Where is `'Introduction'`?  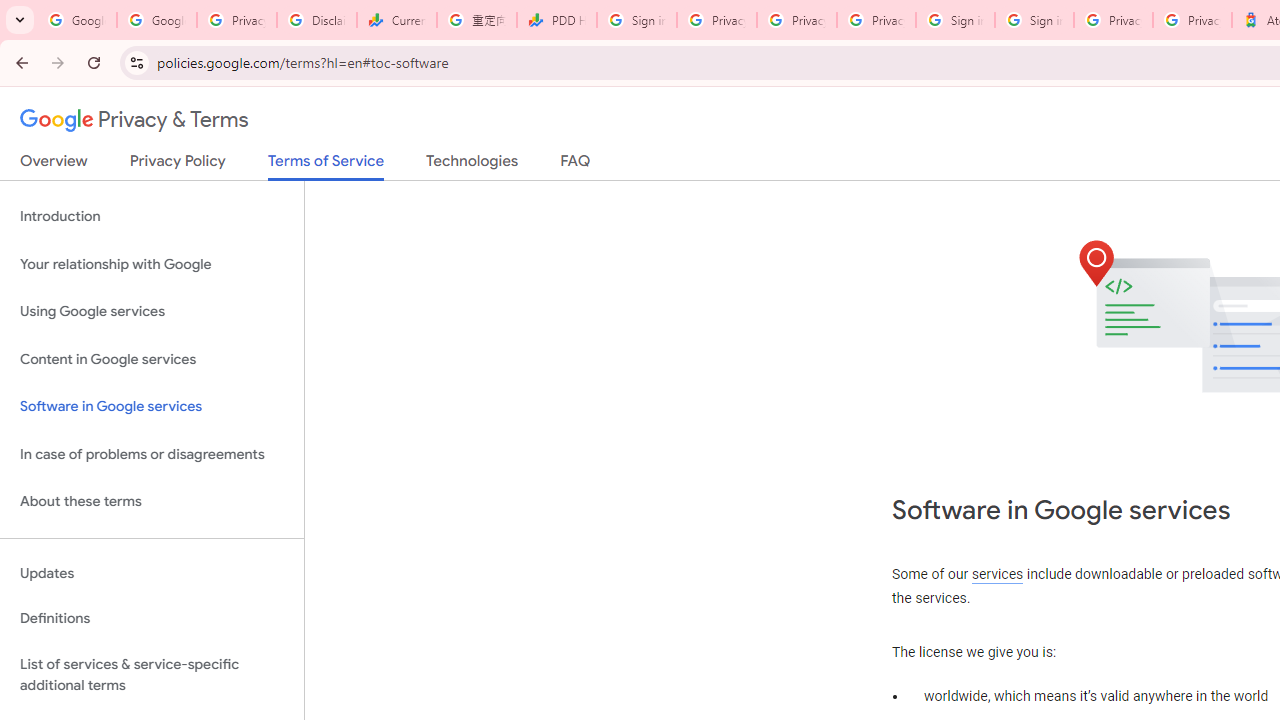
'Introduction' is located at coordinates (151, 217).